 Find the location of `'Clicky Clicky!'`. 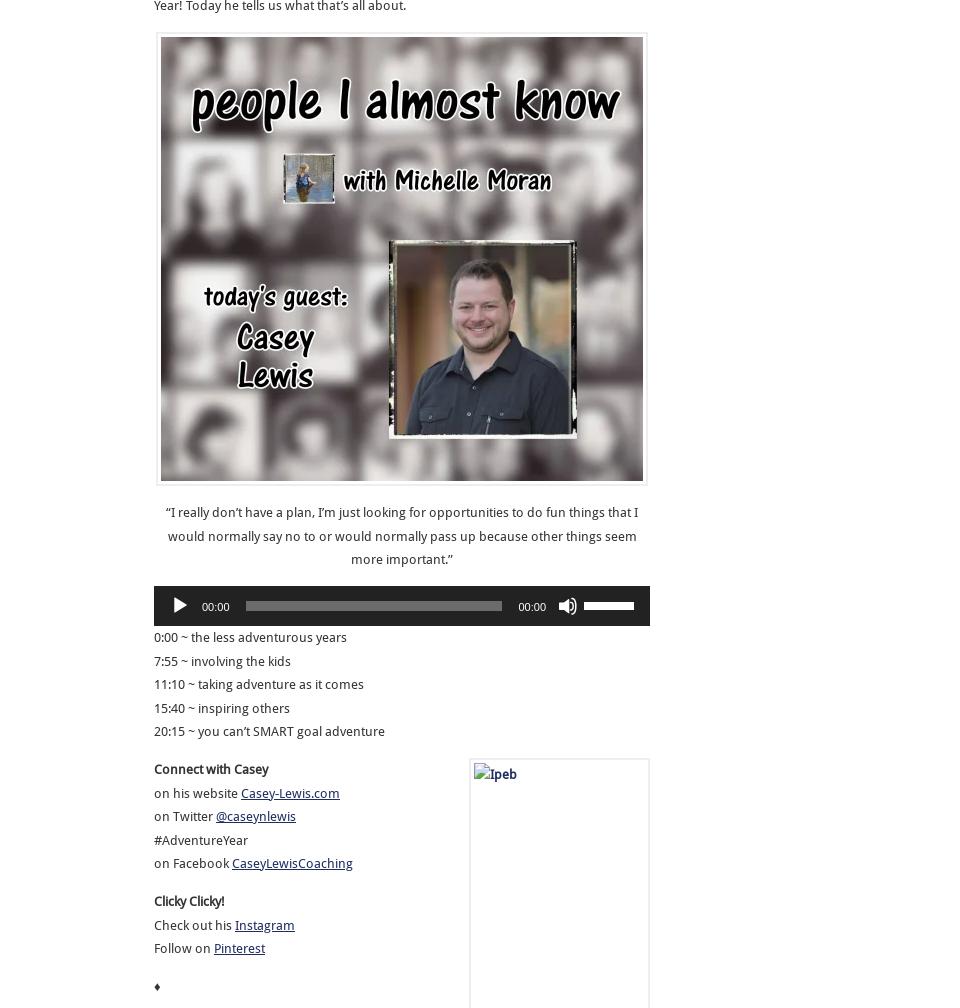

'Clicky Clicky!' is located at coordinates (152, 901).